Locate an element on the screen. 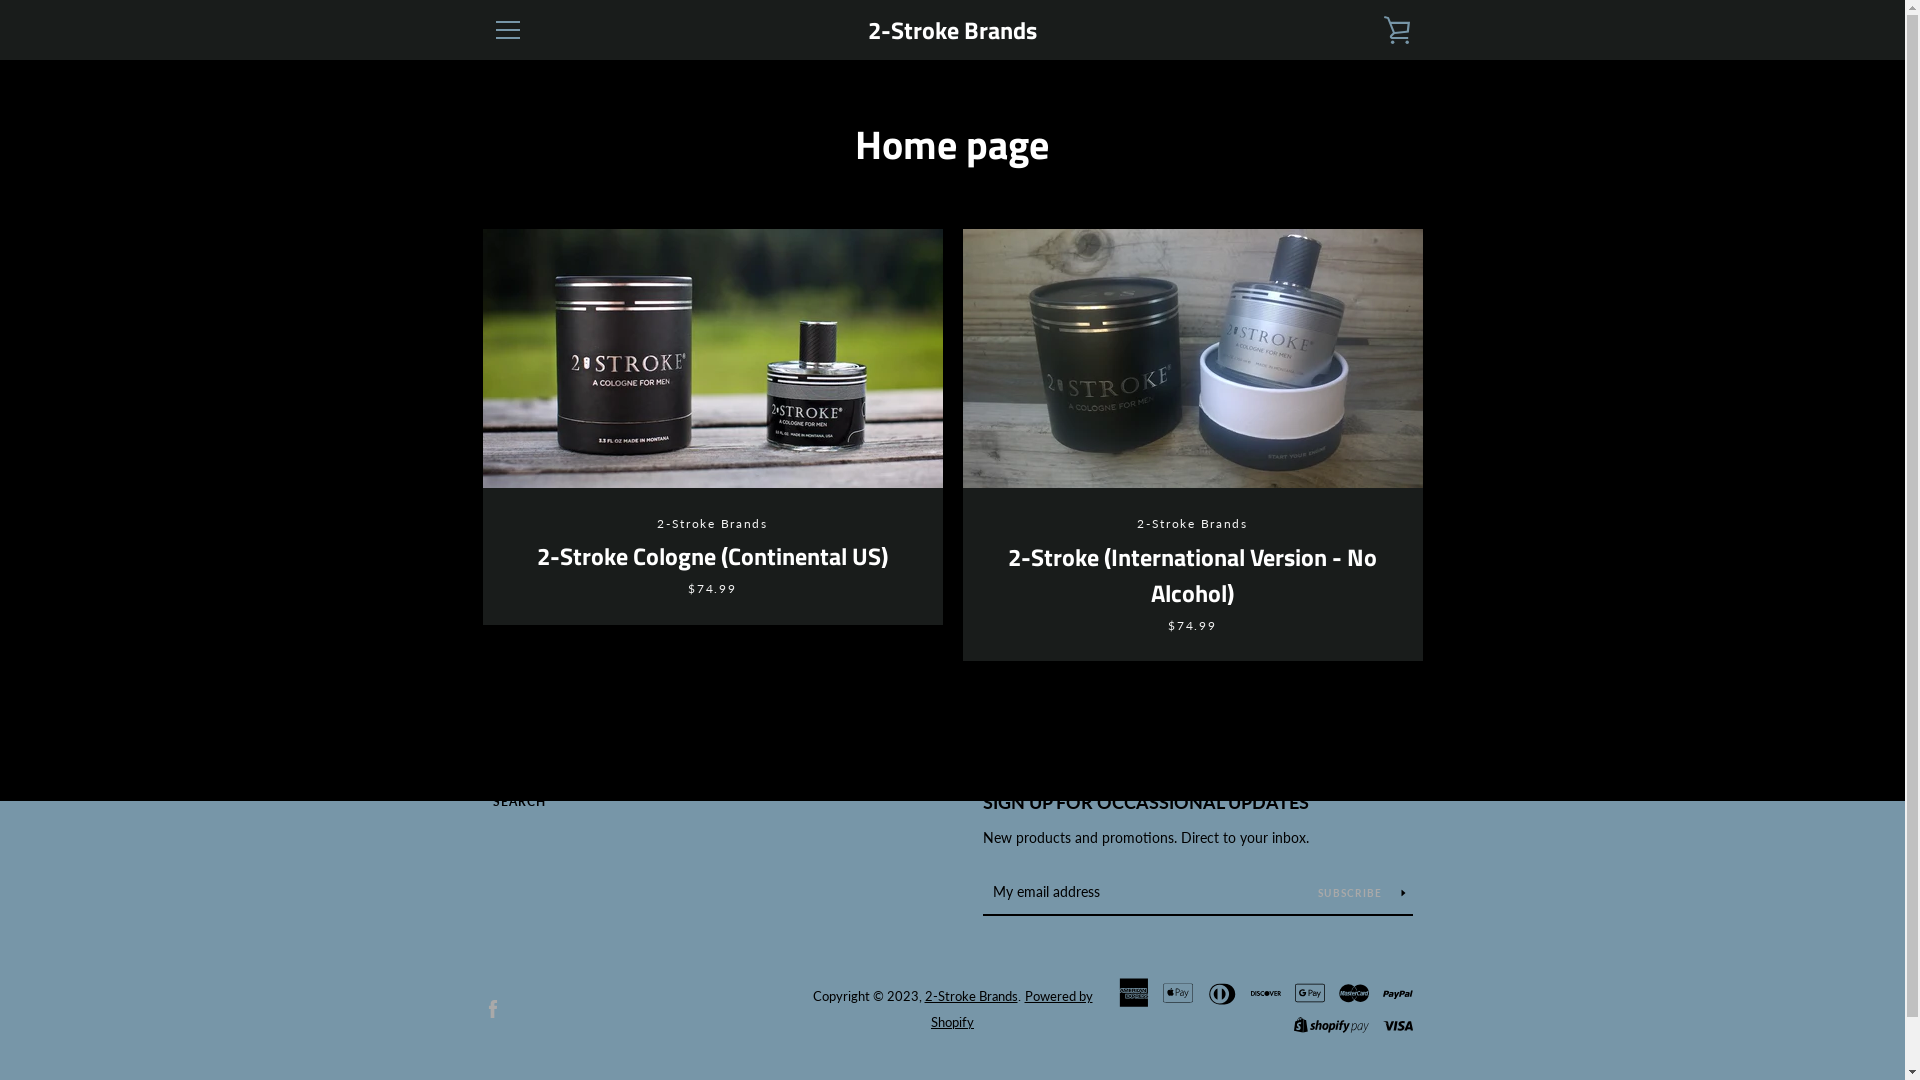  'EXPAND NAVIGATION' is located at coordinates (507, 30).